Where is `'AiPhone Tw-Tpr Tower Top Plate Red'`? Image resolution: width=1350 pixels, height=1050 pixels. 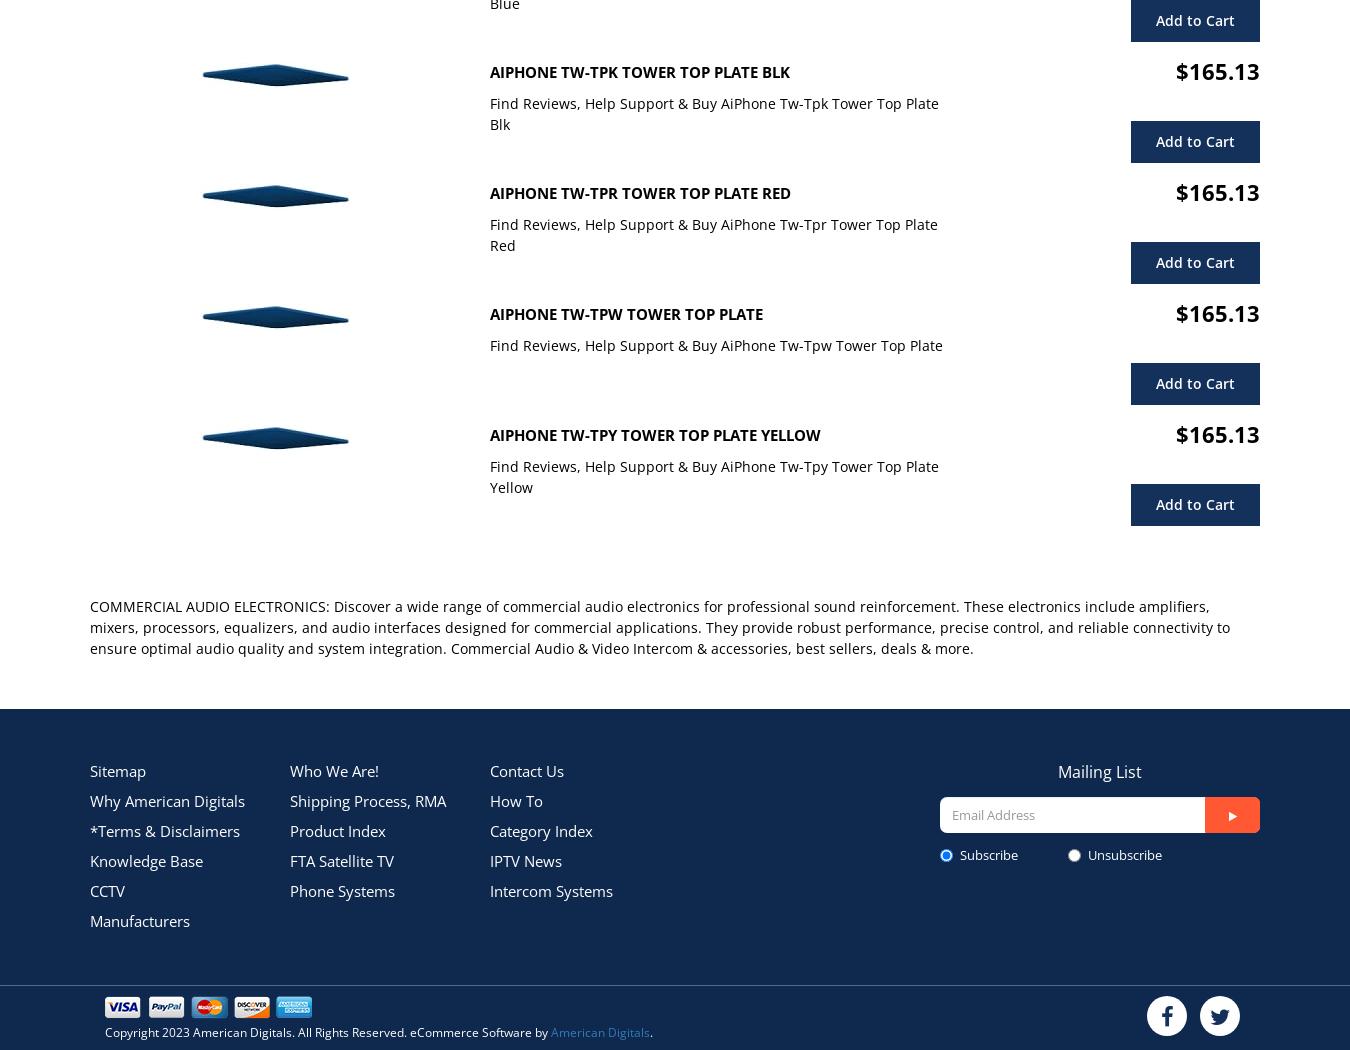 'AiPhone Tw-Tpr Tower Top Plate Red' is located at coordinates (640, 191).